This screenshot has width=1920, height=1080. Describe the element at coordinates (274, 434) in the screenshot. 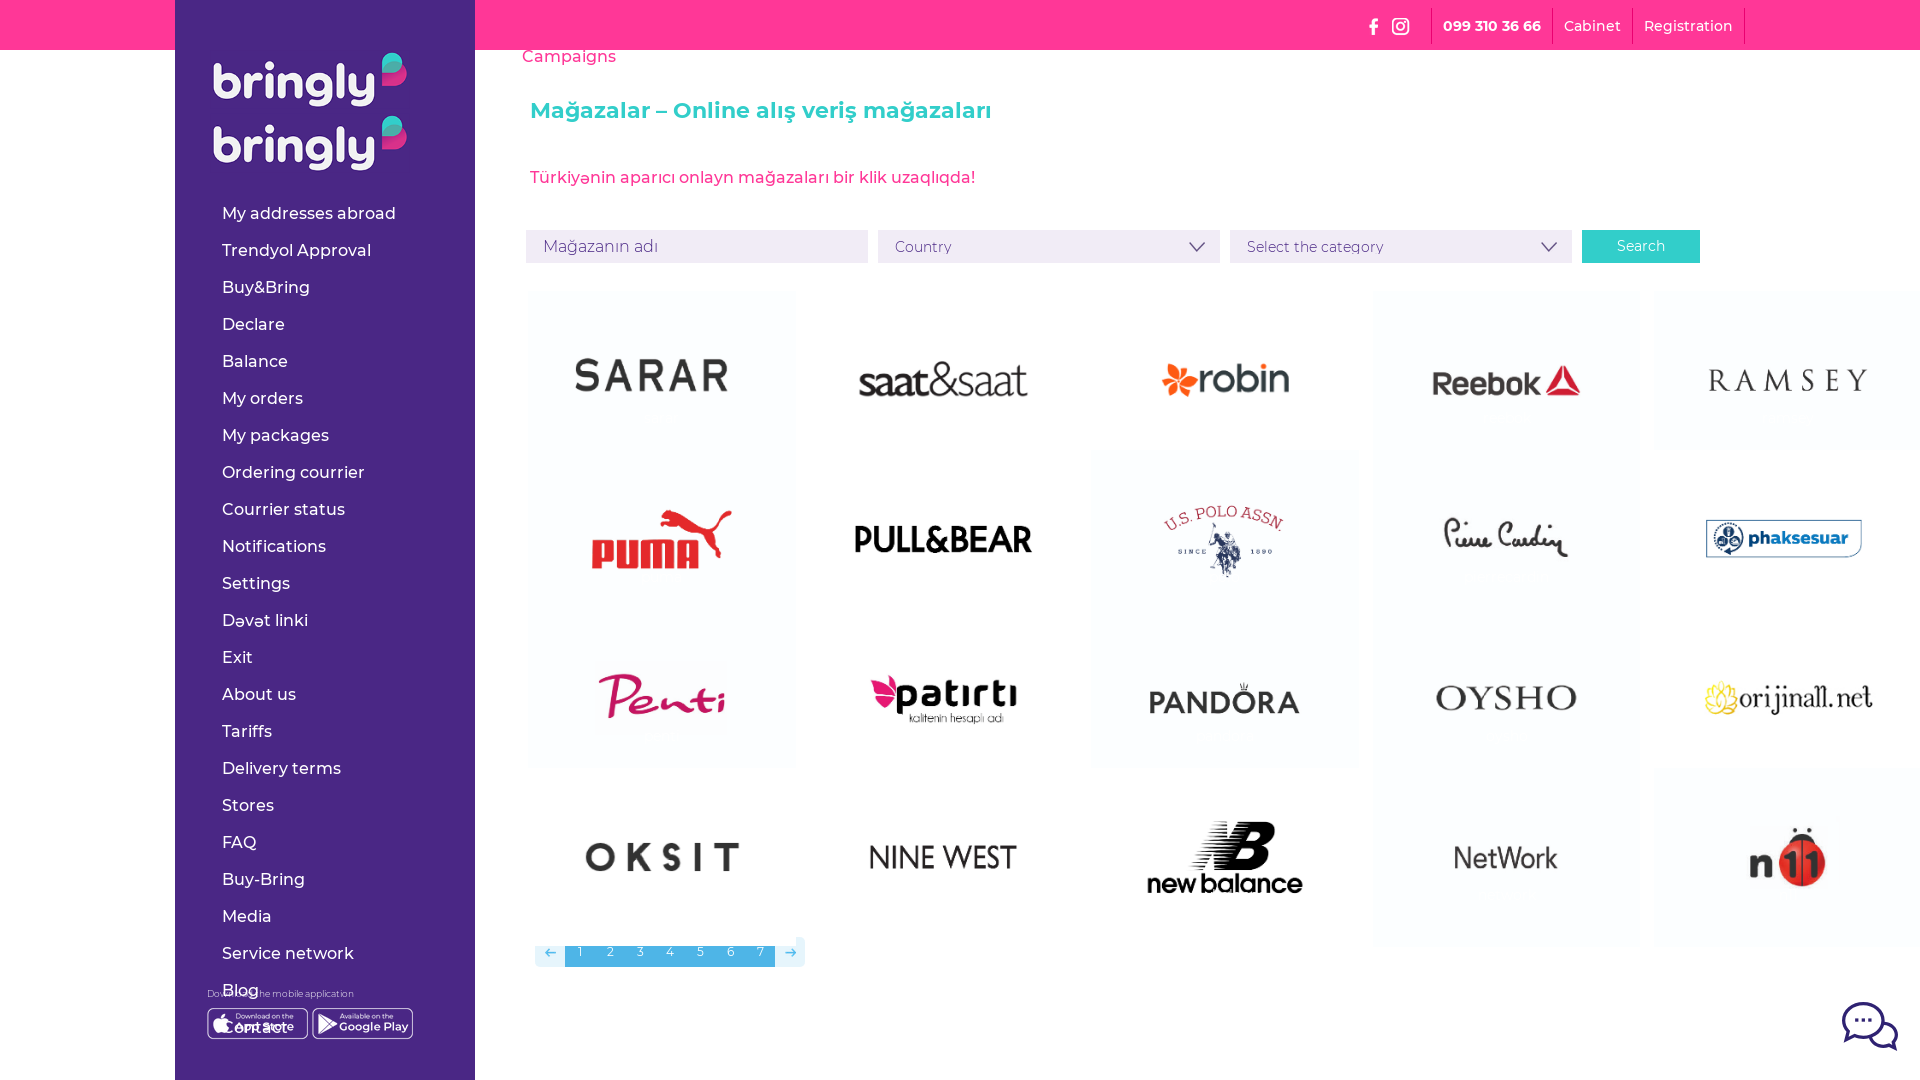

I see `'My packages'` at that location.